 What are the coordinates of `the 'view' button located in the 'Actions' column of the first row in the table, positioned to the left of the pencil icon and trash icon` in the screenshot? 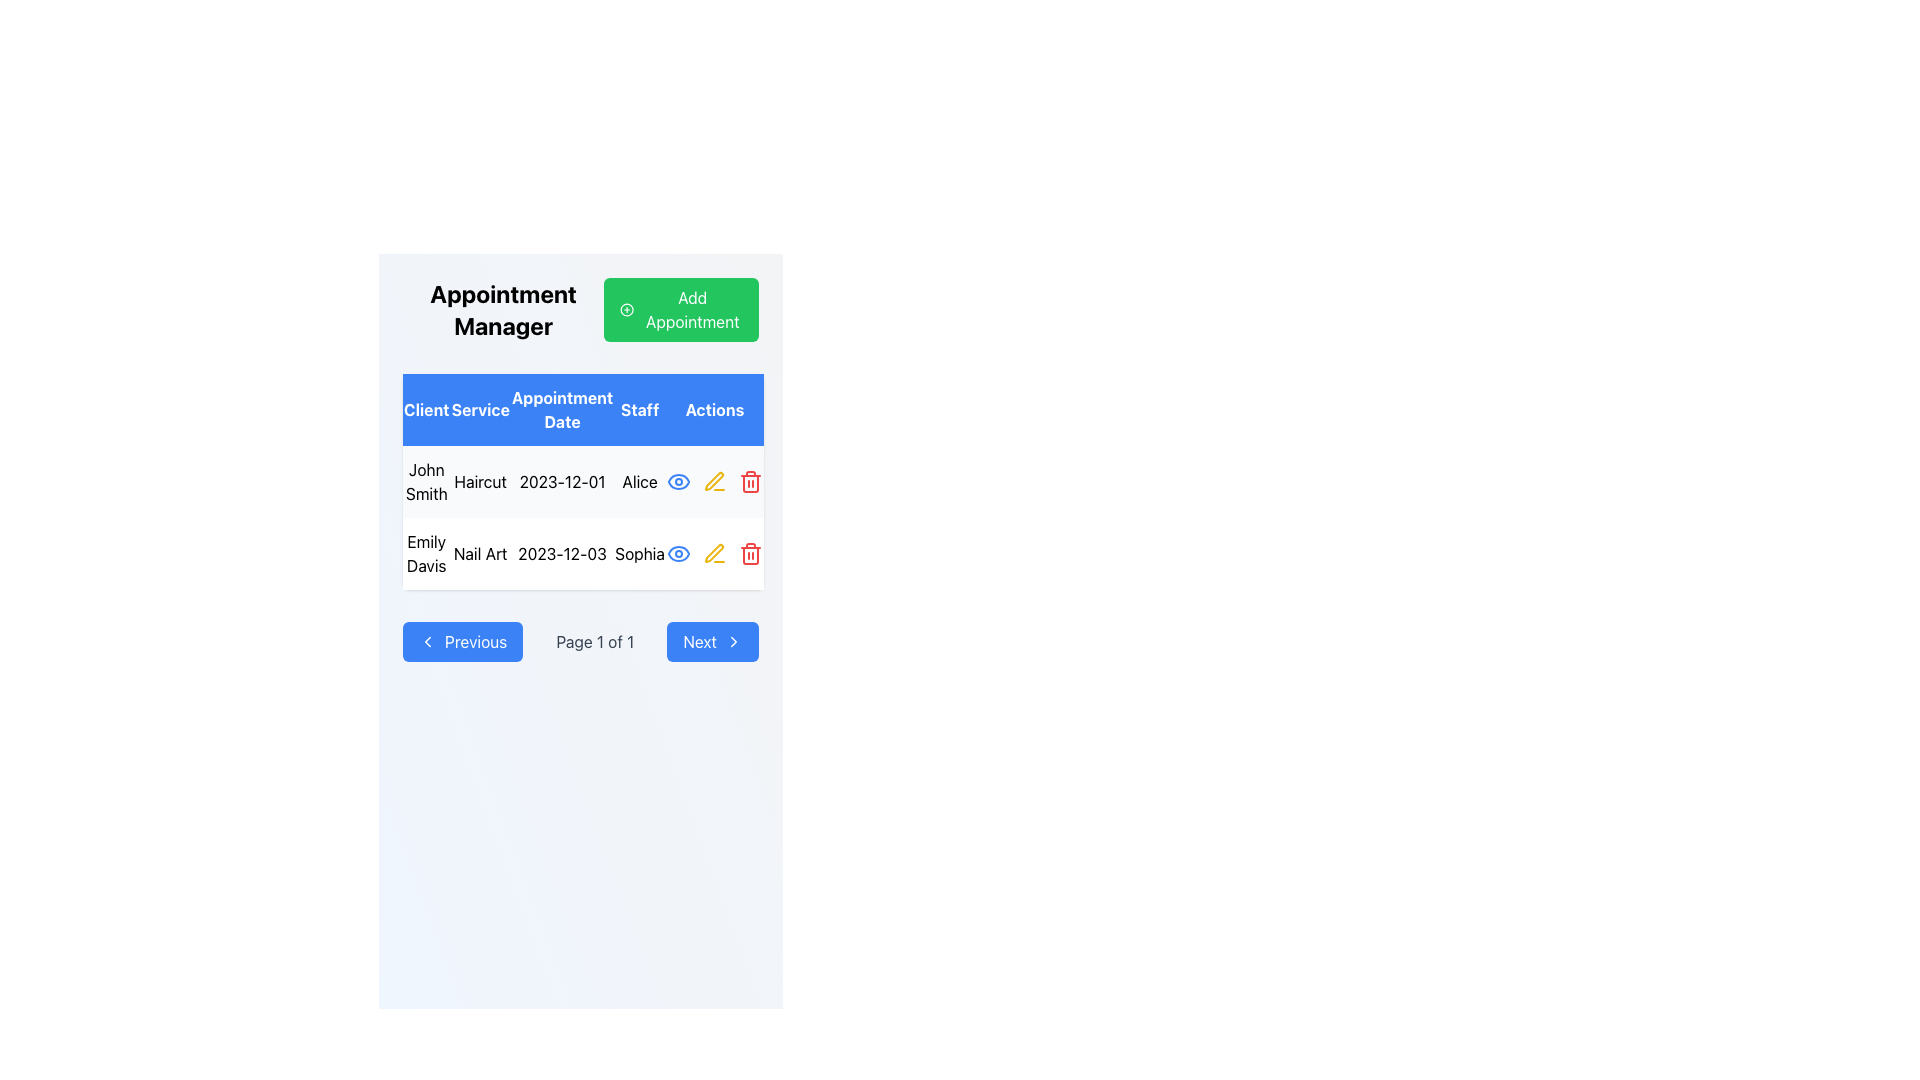 It's located at (678, 482).